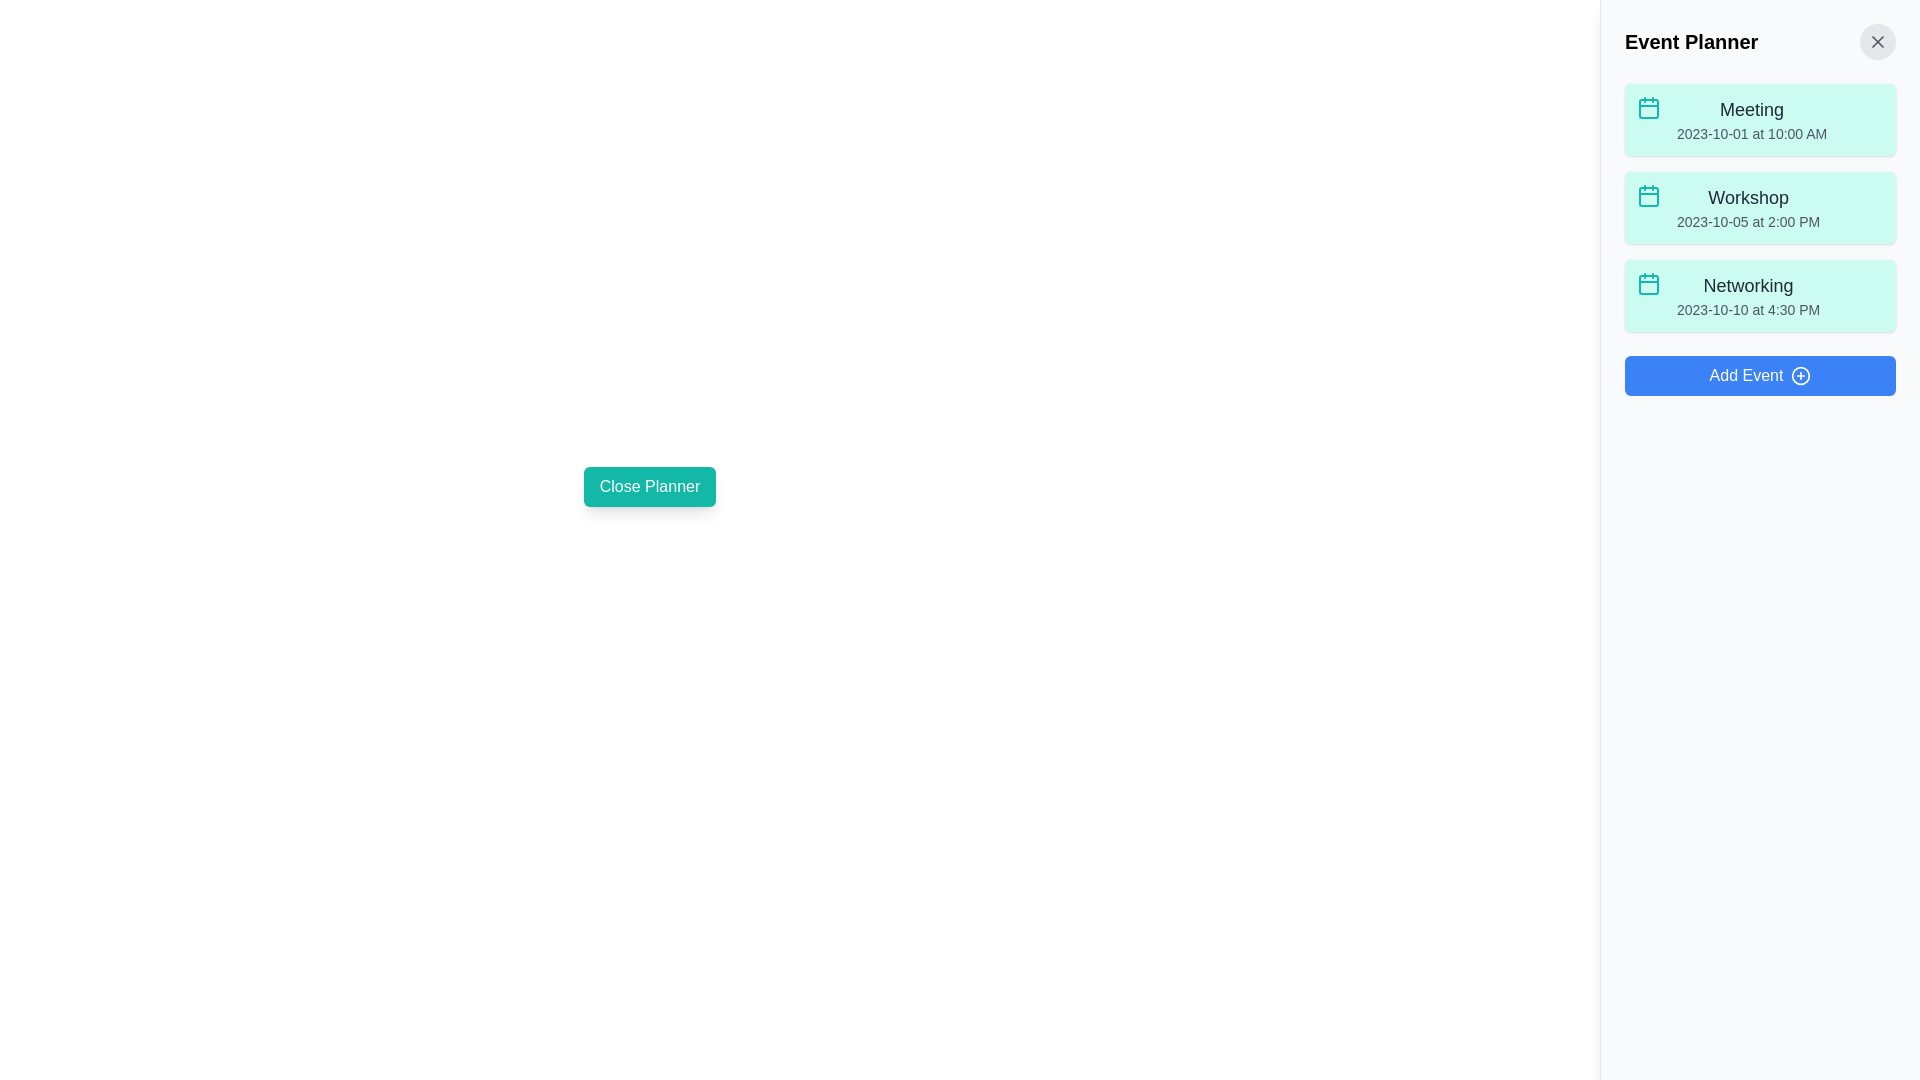 This screenshot has height=1080, width=1920. What do you see at coordinates (1751, 134) in the screenshot?
I see `the informational label displaying the scheduled time and date for the event titled 'Meeting', located in the 'Event Planner' sidebar, below the 'Meeting' title and within the green card for the first event` at bounding box center [1751, 134].